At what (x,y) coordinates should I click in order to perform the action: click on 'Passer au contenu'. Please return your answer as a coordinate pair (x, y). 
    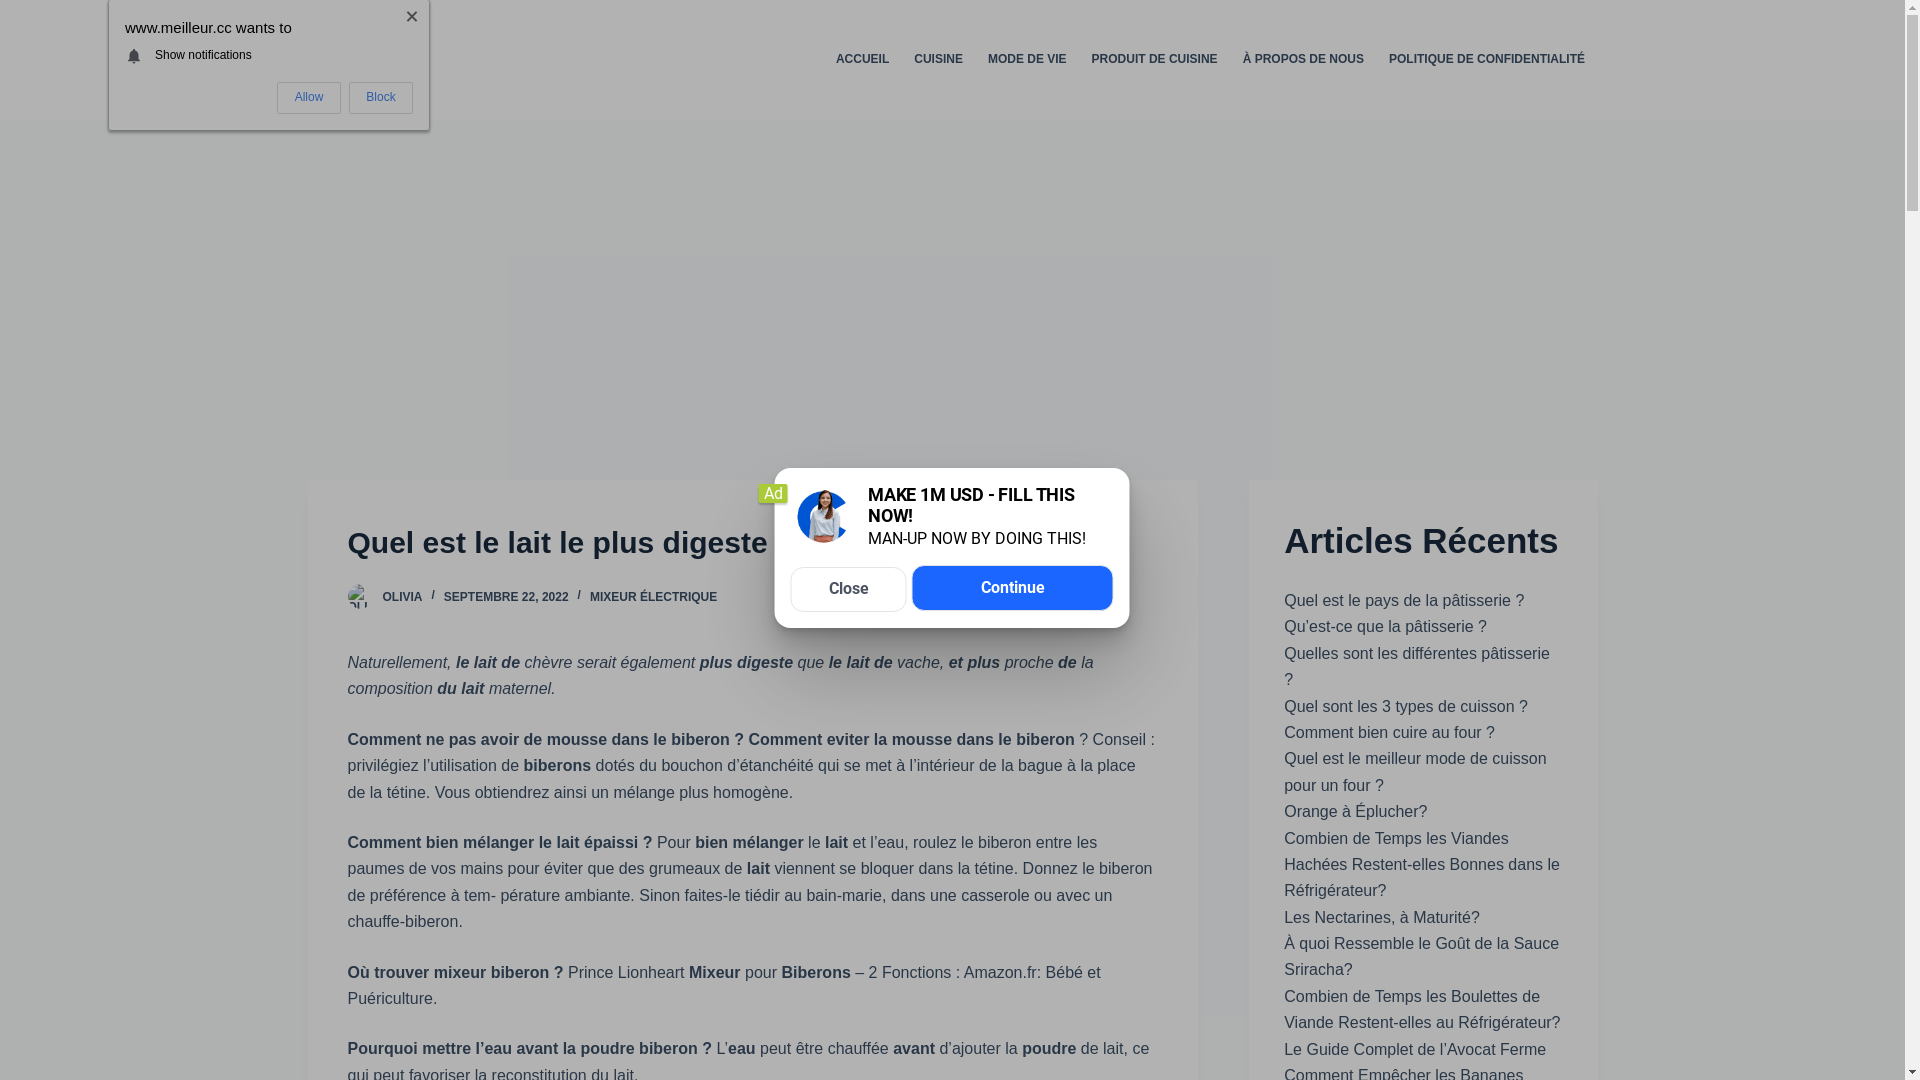
    Looking at the image, I should click on (19, 10).